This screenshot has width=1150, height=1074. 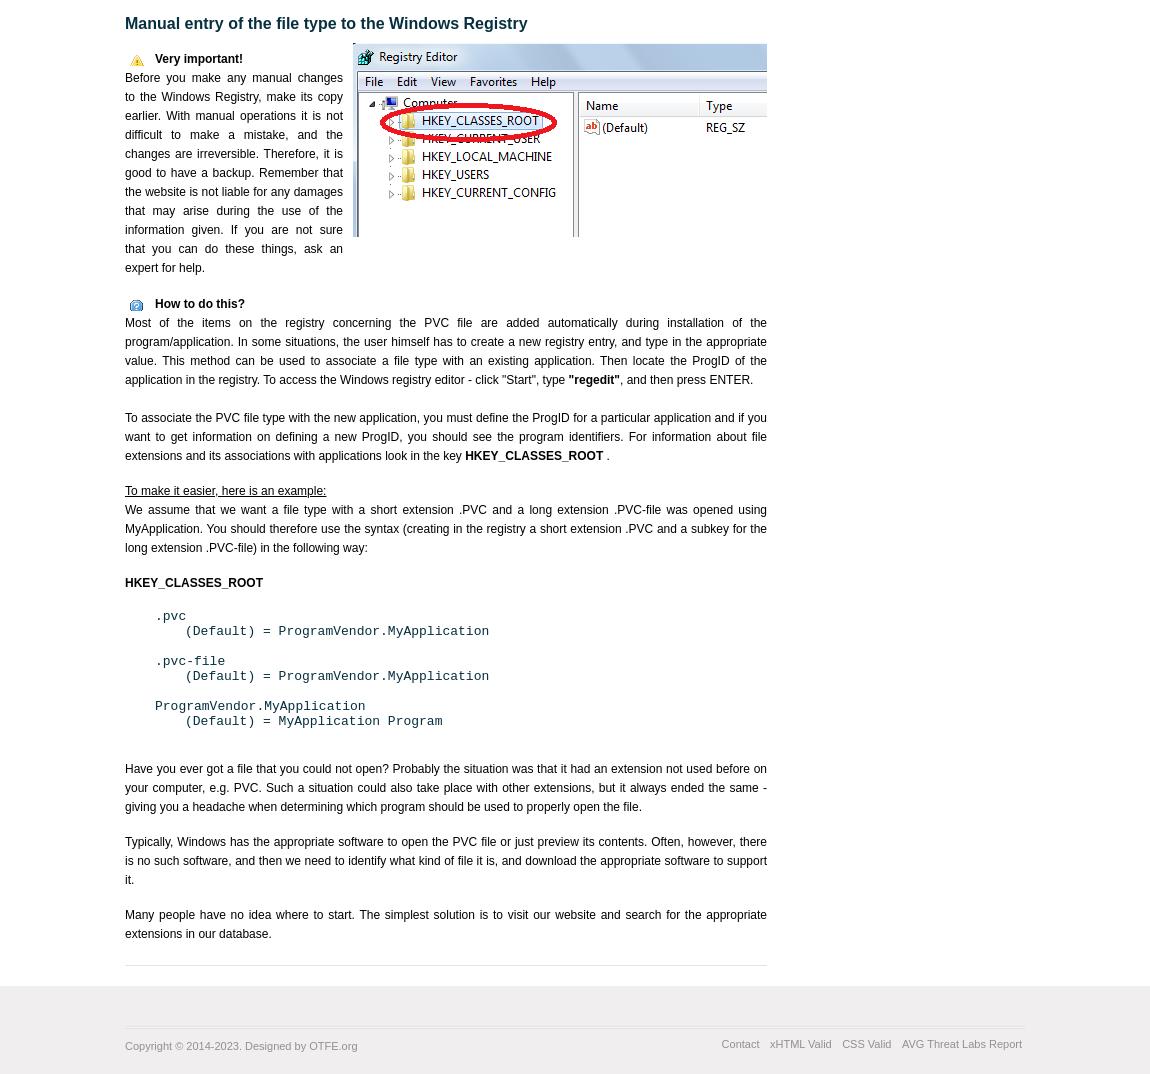 What do you see at coordinates (445, 924) in the screenshot?
I see `'Many people have no idea where to start. The simplest solution is to visit our website and search for the appropriate extensions in our database.'` at bounding box center [445, 924].